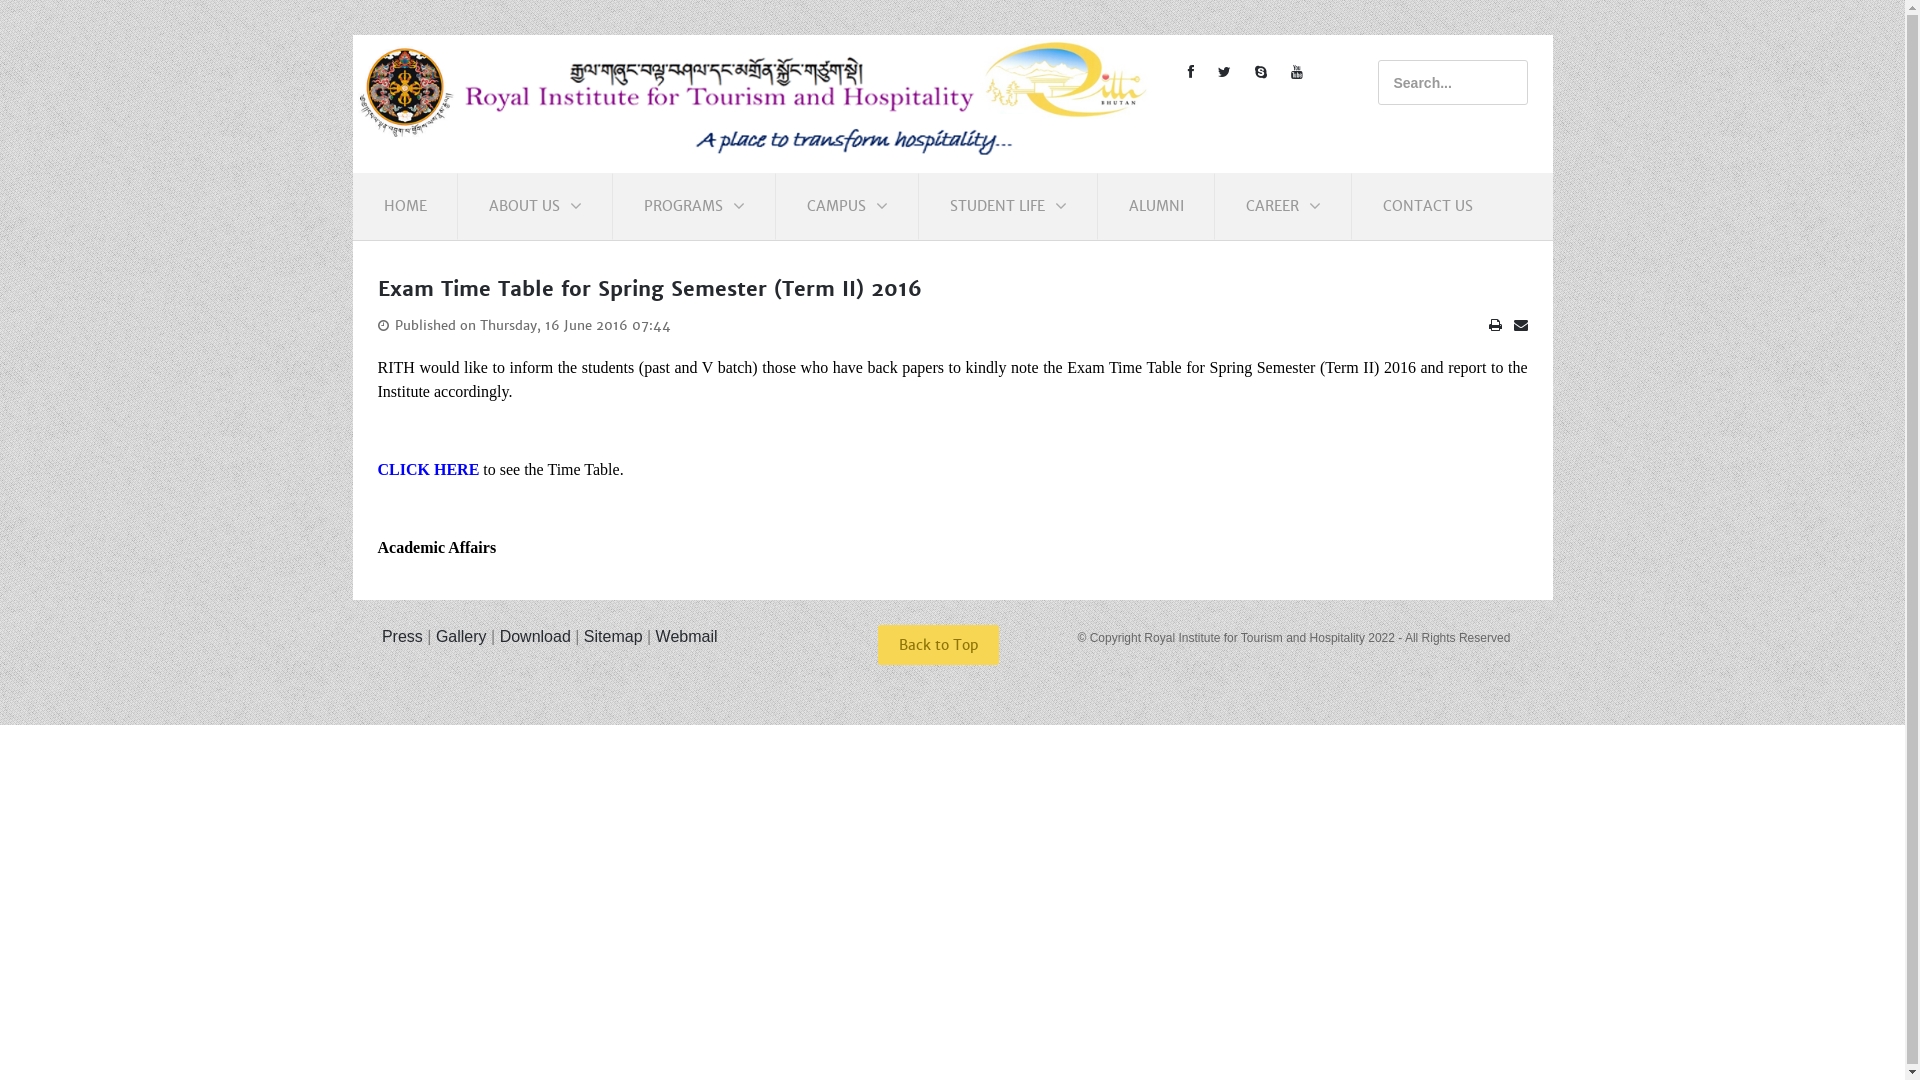 Image resolution: width=1920 pixels, height=1080 pixels. Describe the element at coordinates (686, 636) in the screenshot. I see `'Webmail'` at that location.